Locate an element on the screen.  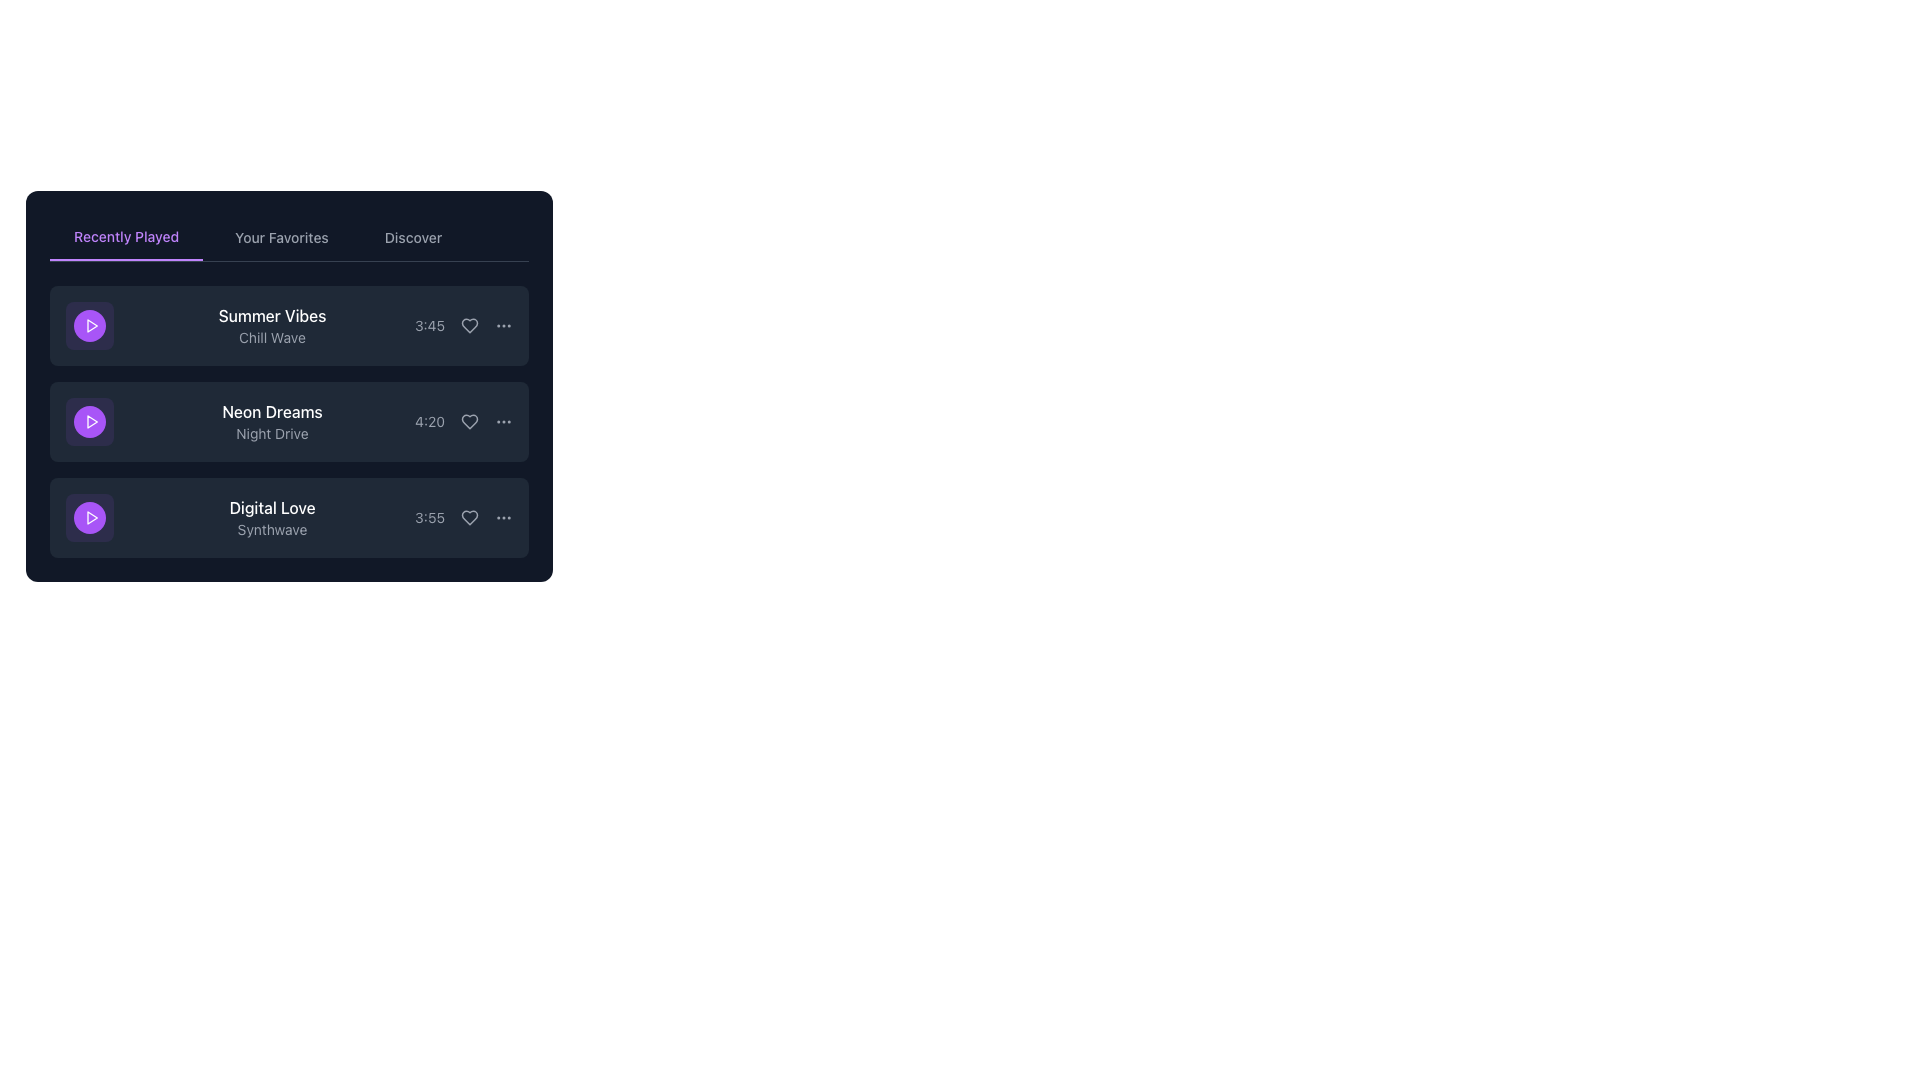
the Text label that serves as a subtitle or genre classification for the song 'Summer Vibes', which is located in the 'Recently Played' section, beneath the title 'Summer Vibes' is located at coordinates (271, 337).